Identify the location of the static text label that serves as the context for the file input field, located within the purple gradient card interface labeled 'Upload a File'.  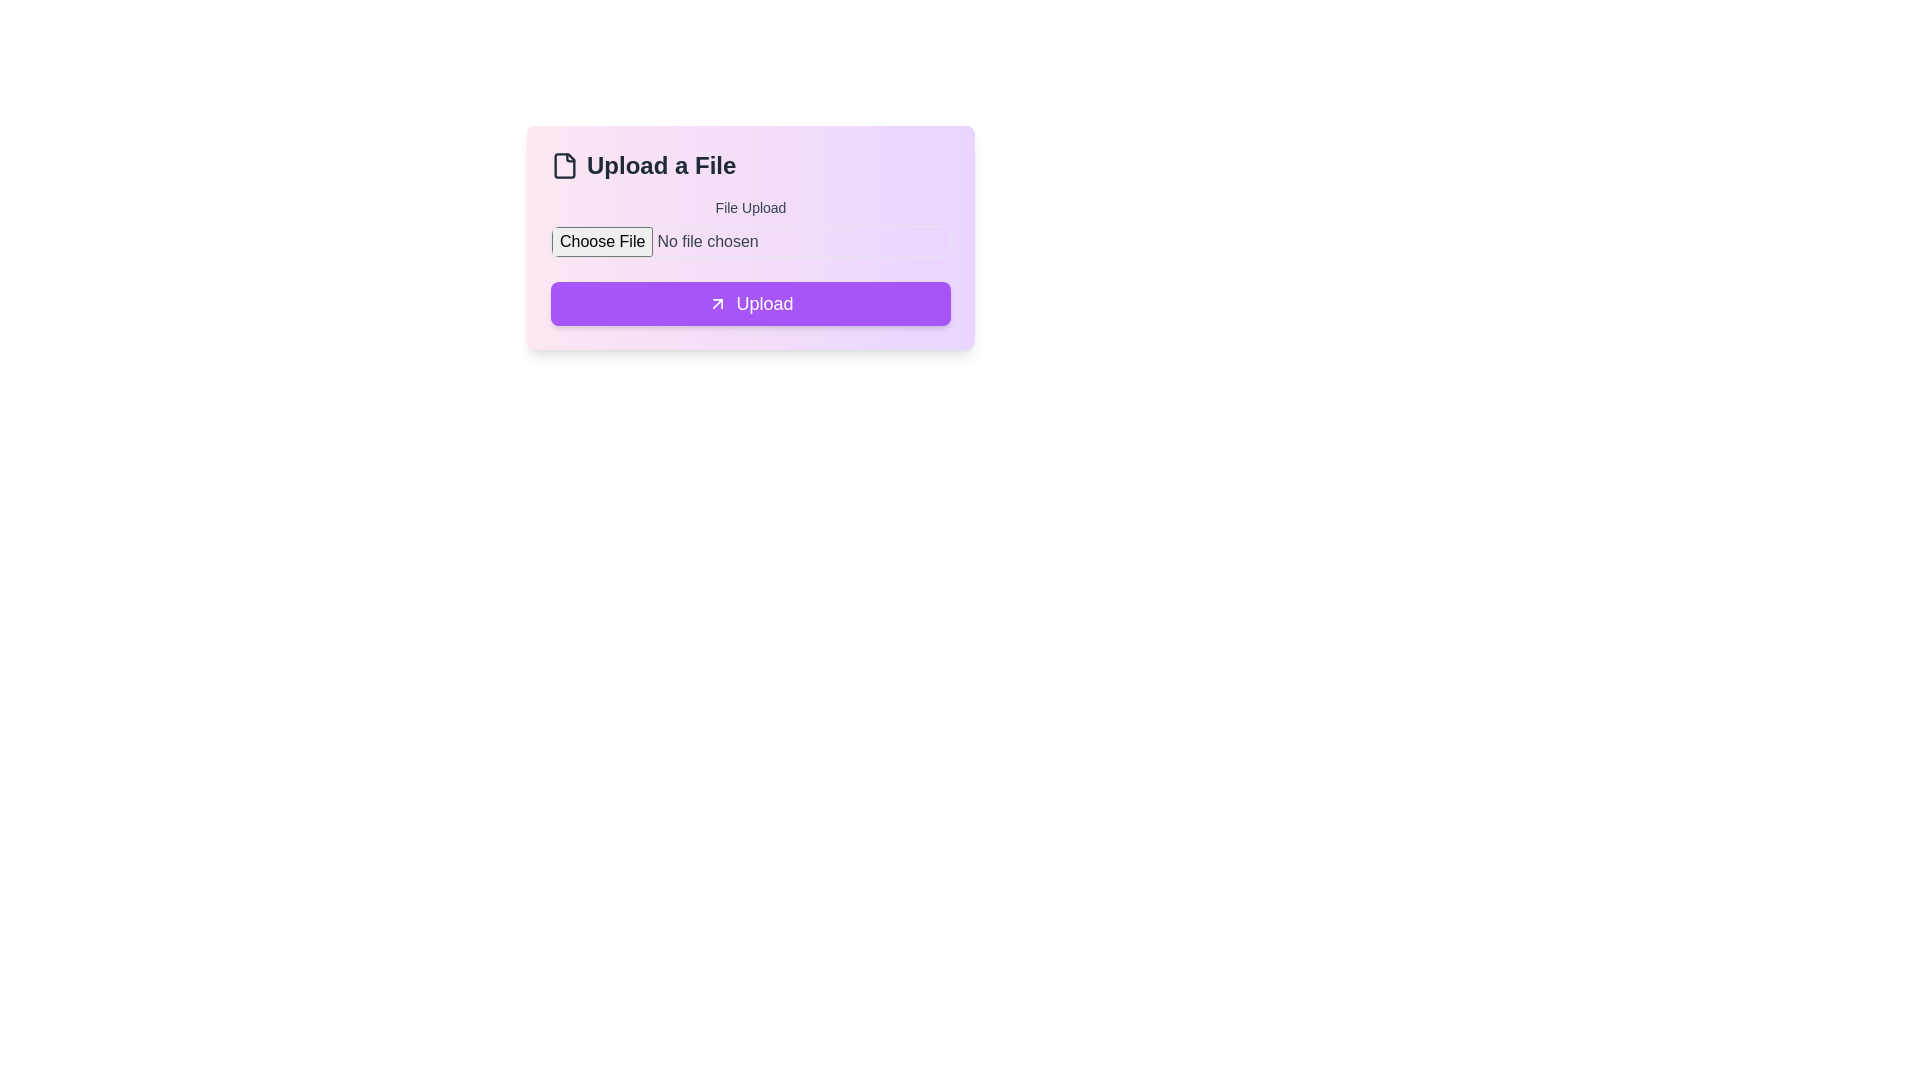
(749, 208).